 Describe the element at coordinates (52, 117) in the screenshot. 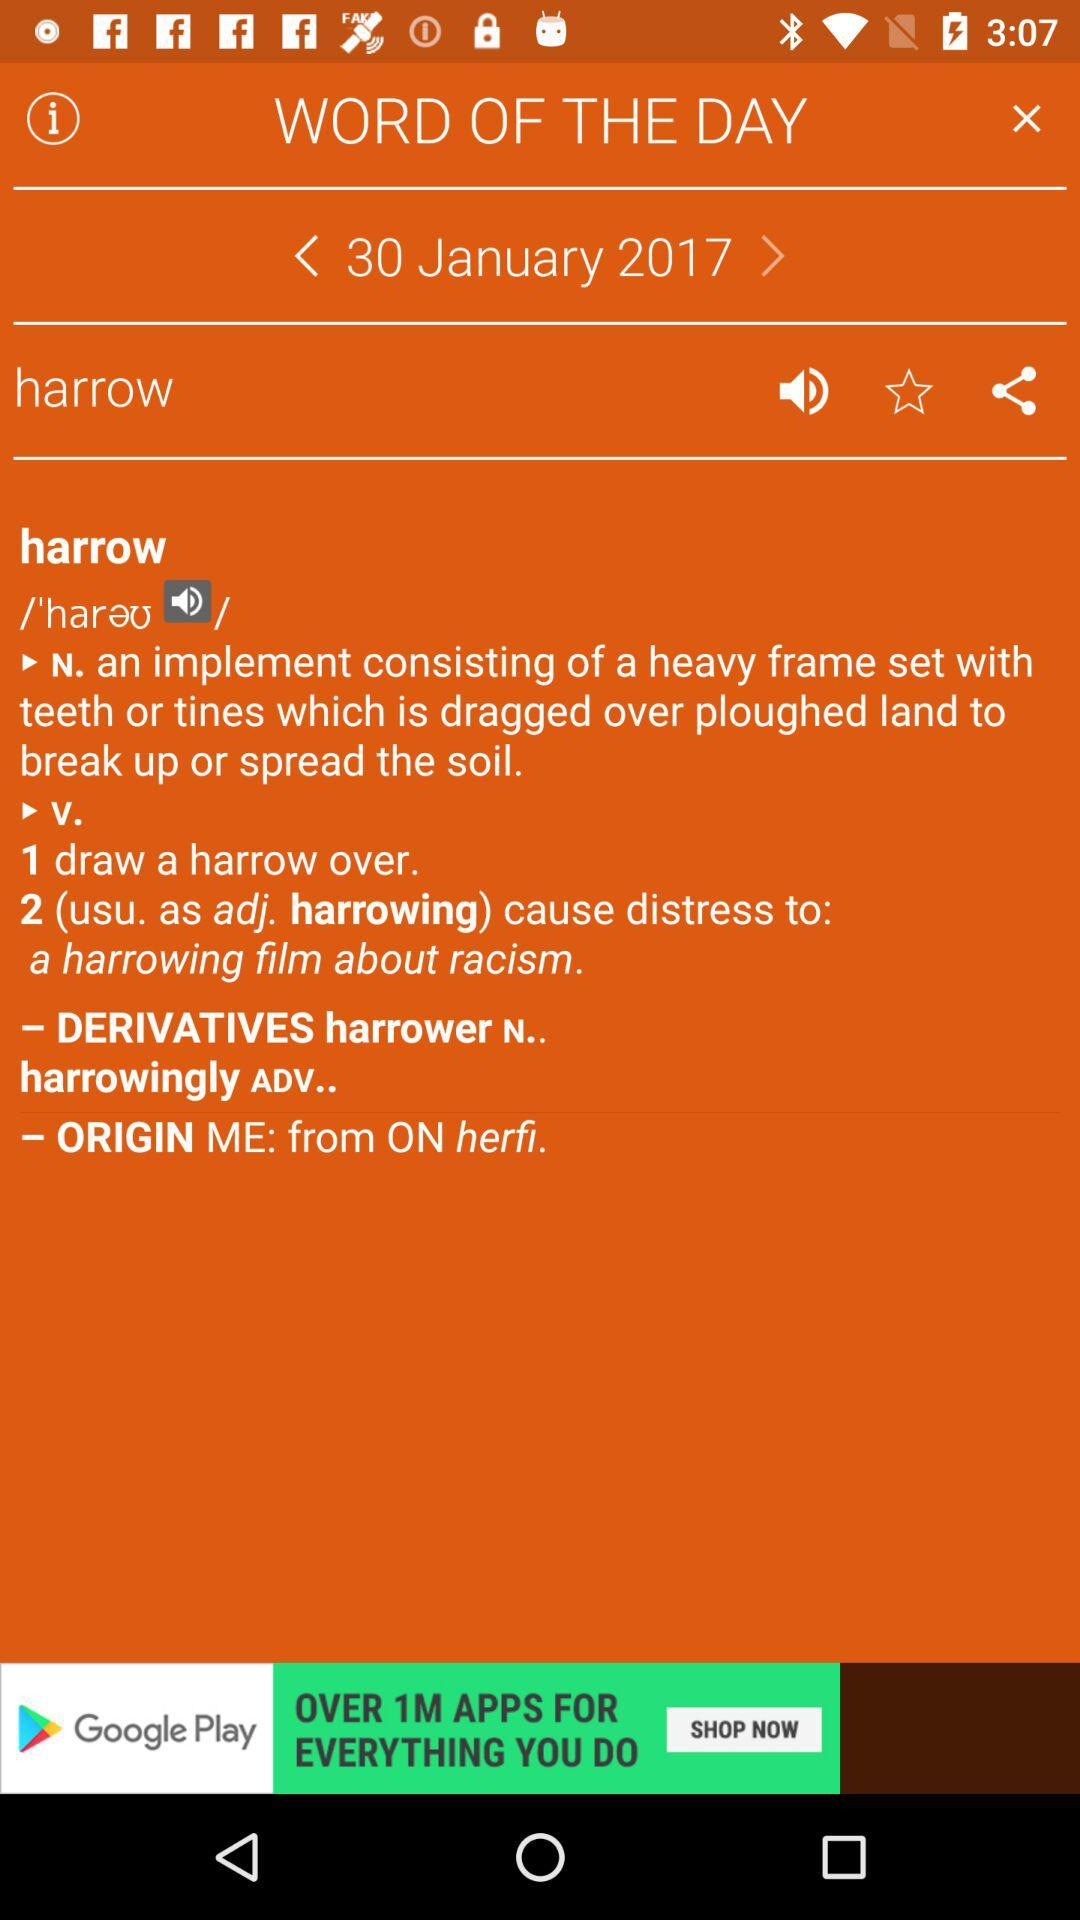

I see `information about the app` at that location.